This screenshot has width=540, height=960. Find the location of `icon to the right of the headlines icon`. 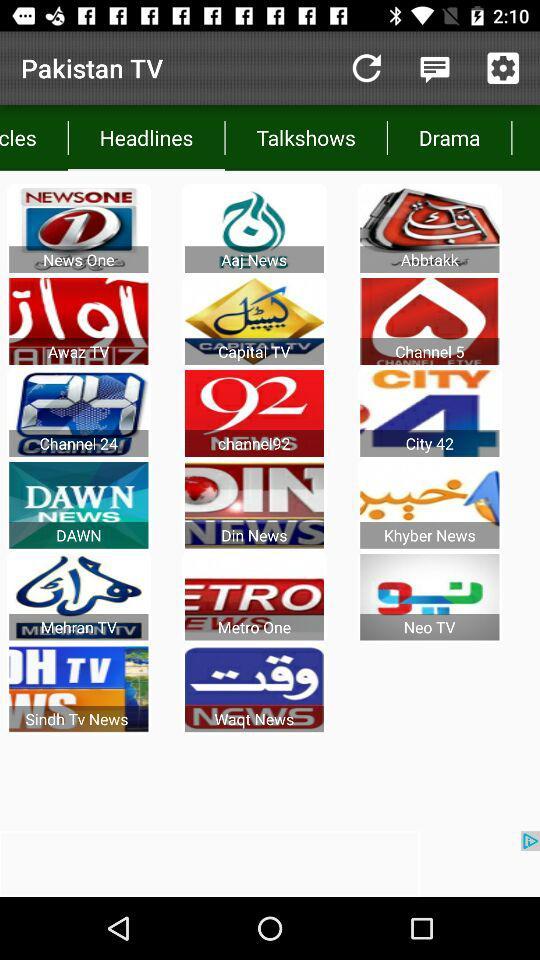

icon to the right of the headlines icon is located at coordinates (306, 136).